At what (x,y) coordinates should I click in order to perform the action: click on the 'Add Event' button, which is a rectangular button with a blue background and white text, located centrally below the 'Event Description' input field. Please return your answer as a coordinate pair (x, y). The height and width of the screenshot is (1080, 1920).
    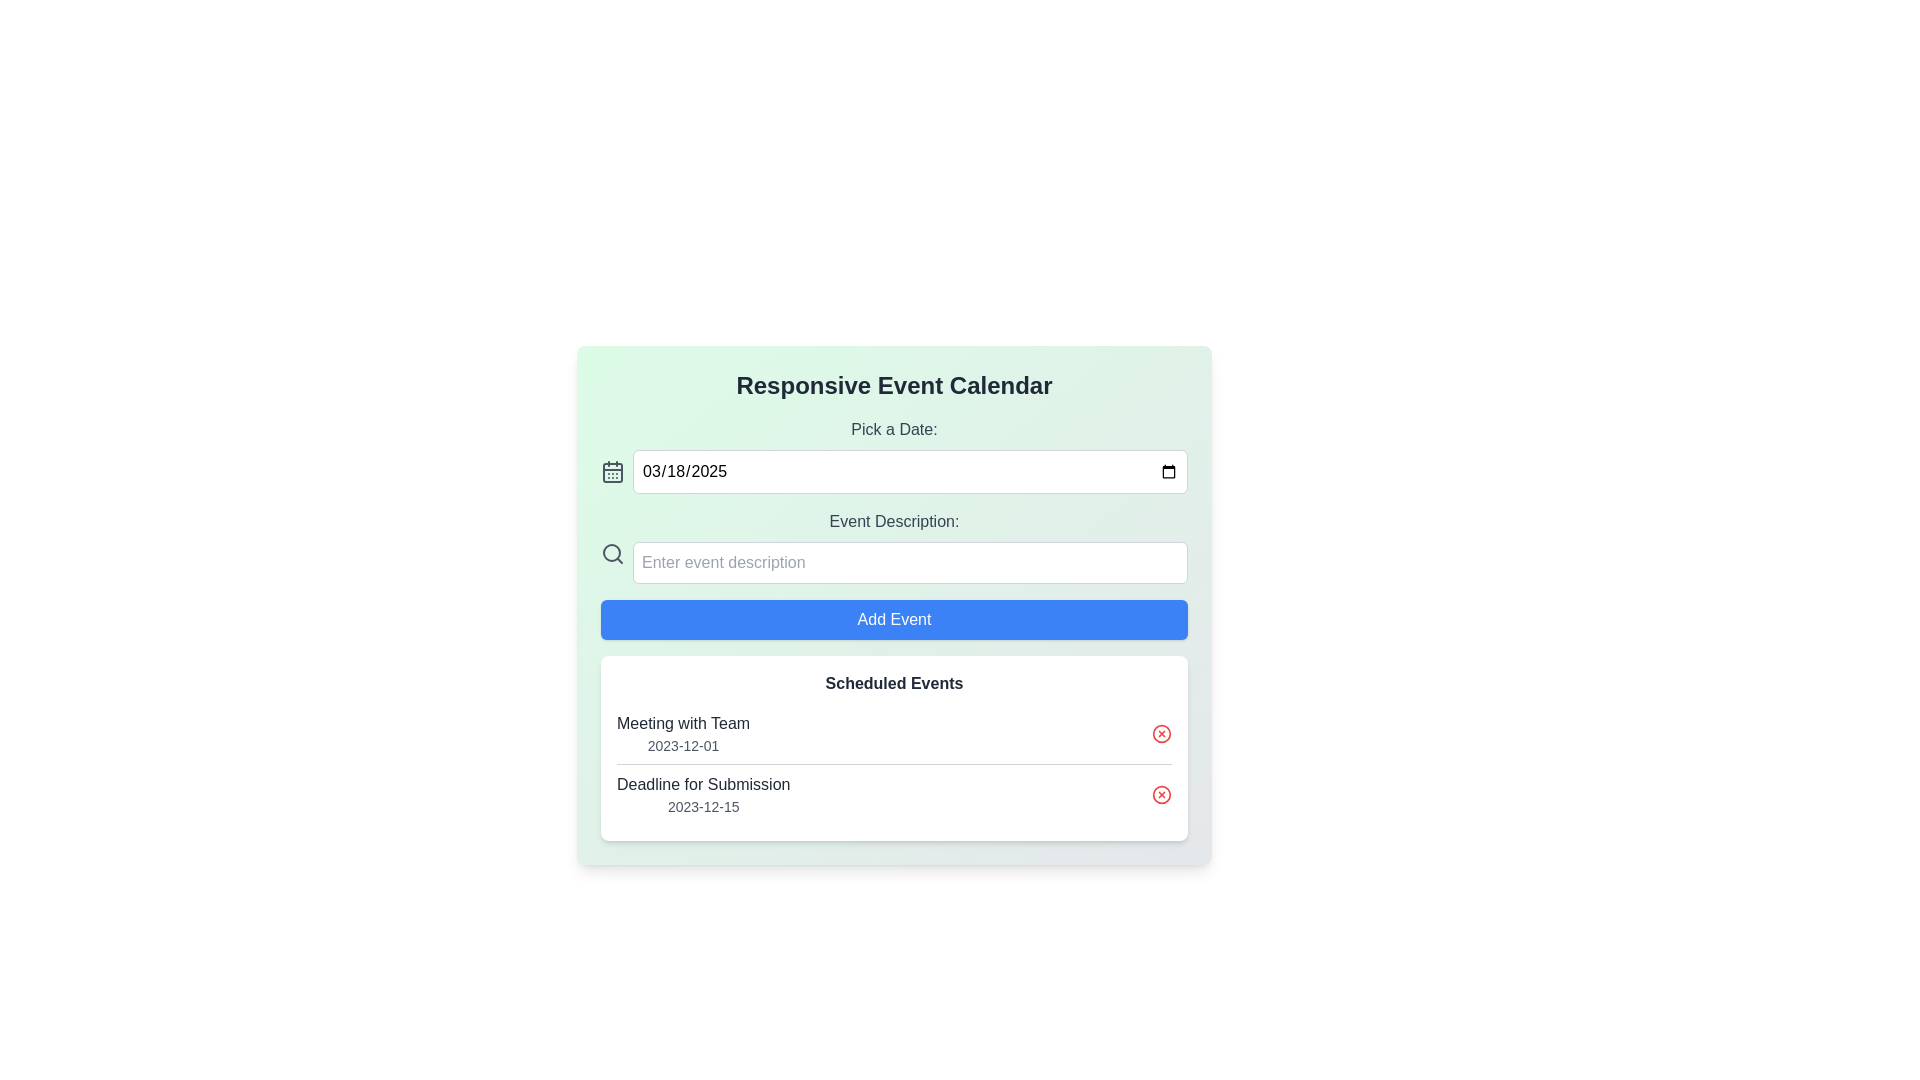
    Looking at the image, I should click on (893, 619).